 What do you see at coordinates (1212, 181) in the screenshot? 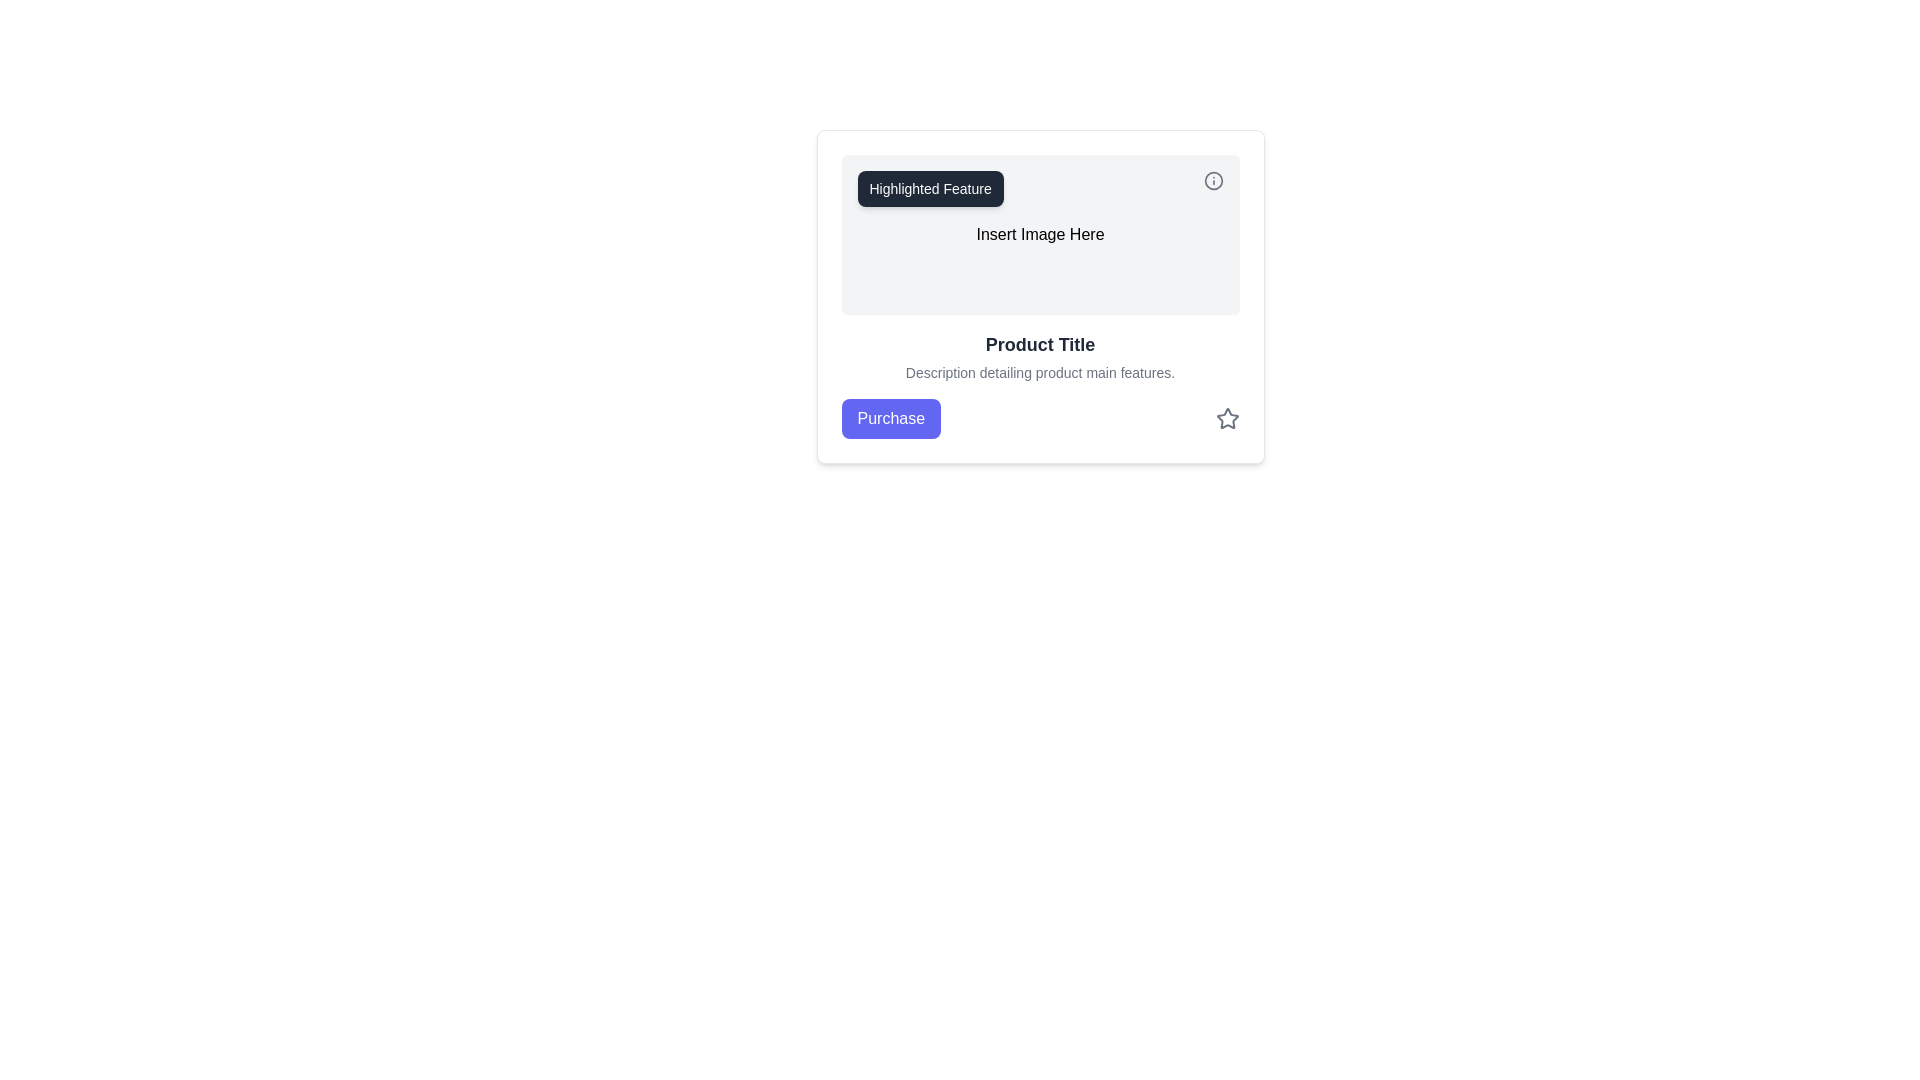
I see `the circular icon with an exclamation mark` at bounding box center [1212, 181].